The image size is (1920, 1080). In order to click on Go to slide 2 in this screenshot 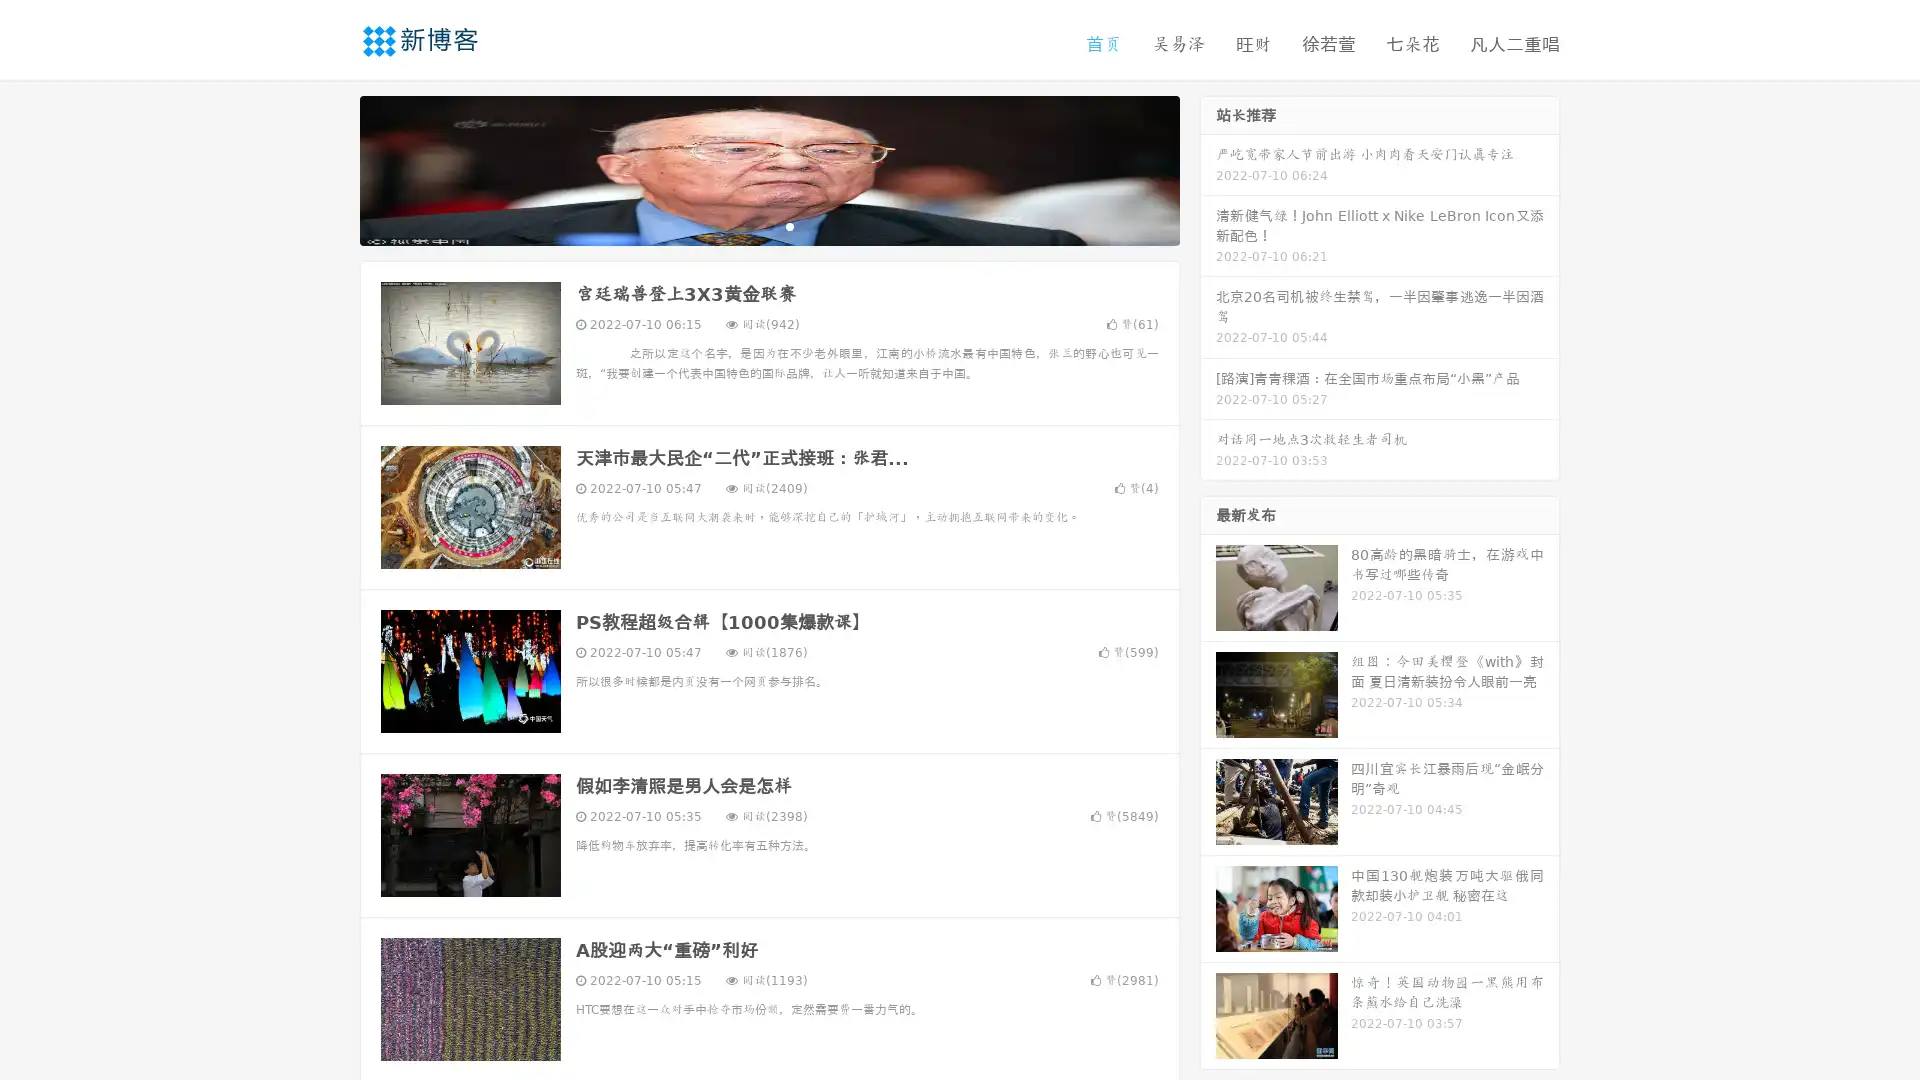, I will do `click(768, 225)`.